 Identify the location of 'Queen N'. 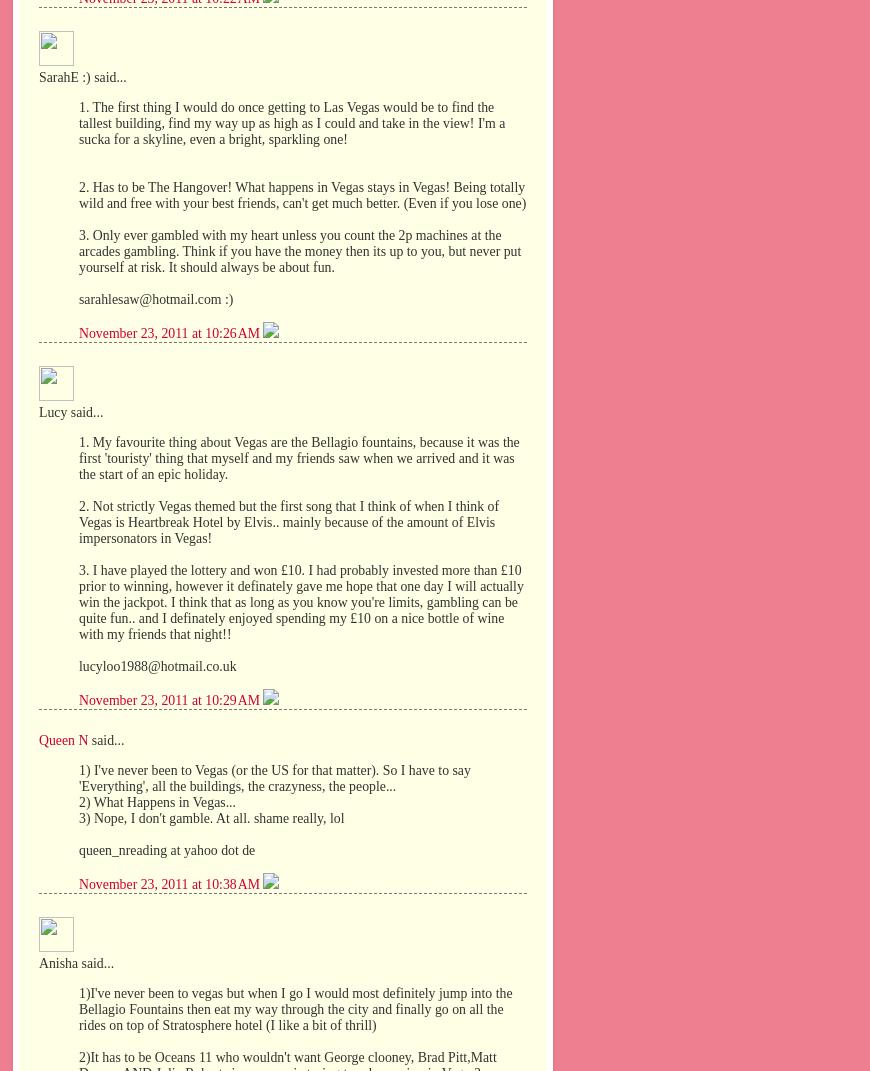
(62, 740).